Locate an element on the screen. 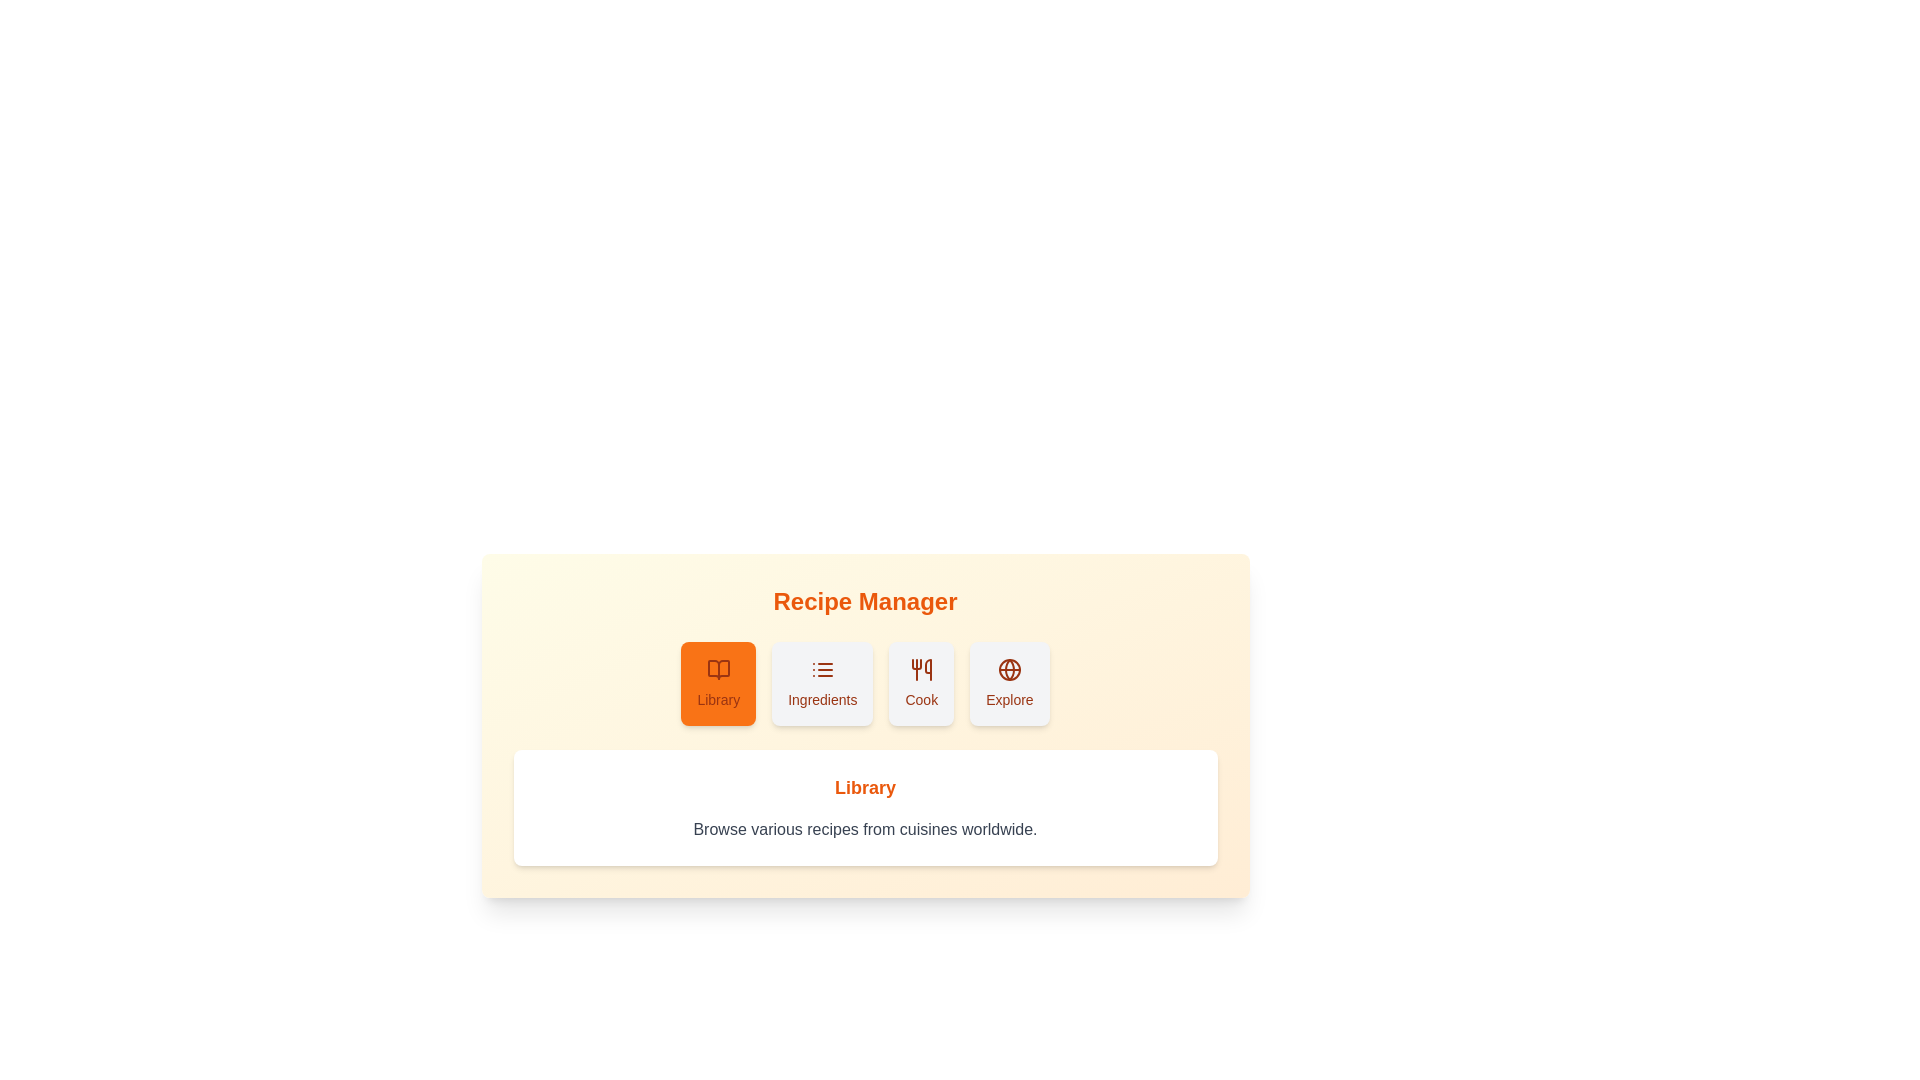 Image resolution: width=1920 pixels, height=1080 pixels. the Explore tab in the RecipeCollection component is located at coordinates (1009, 682).